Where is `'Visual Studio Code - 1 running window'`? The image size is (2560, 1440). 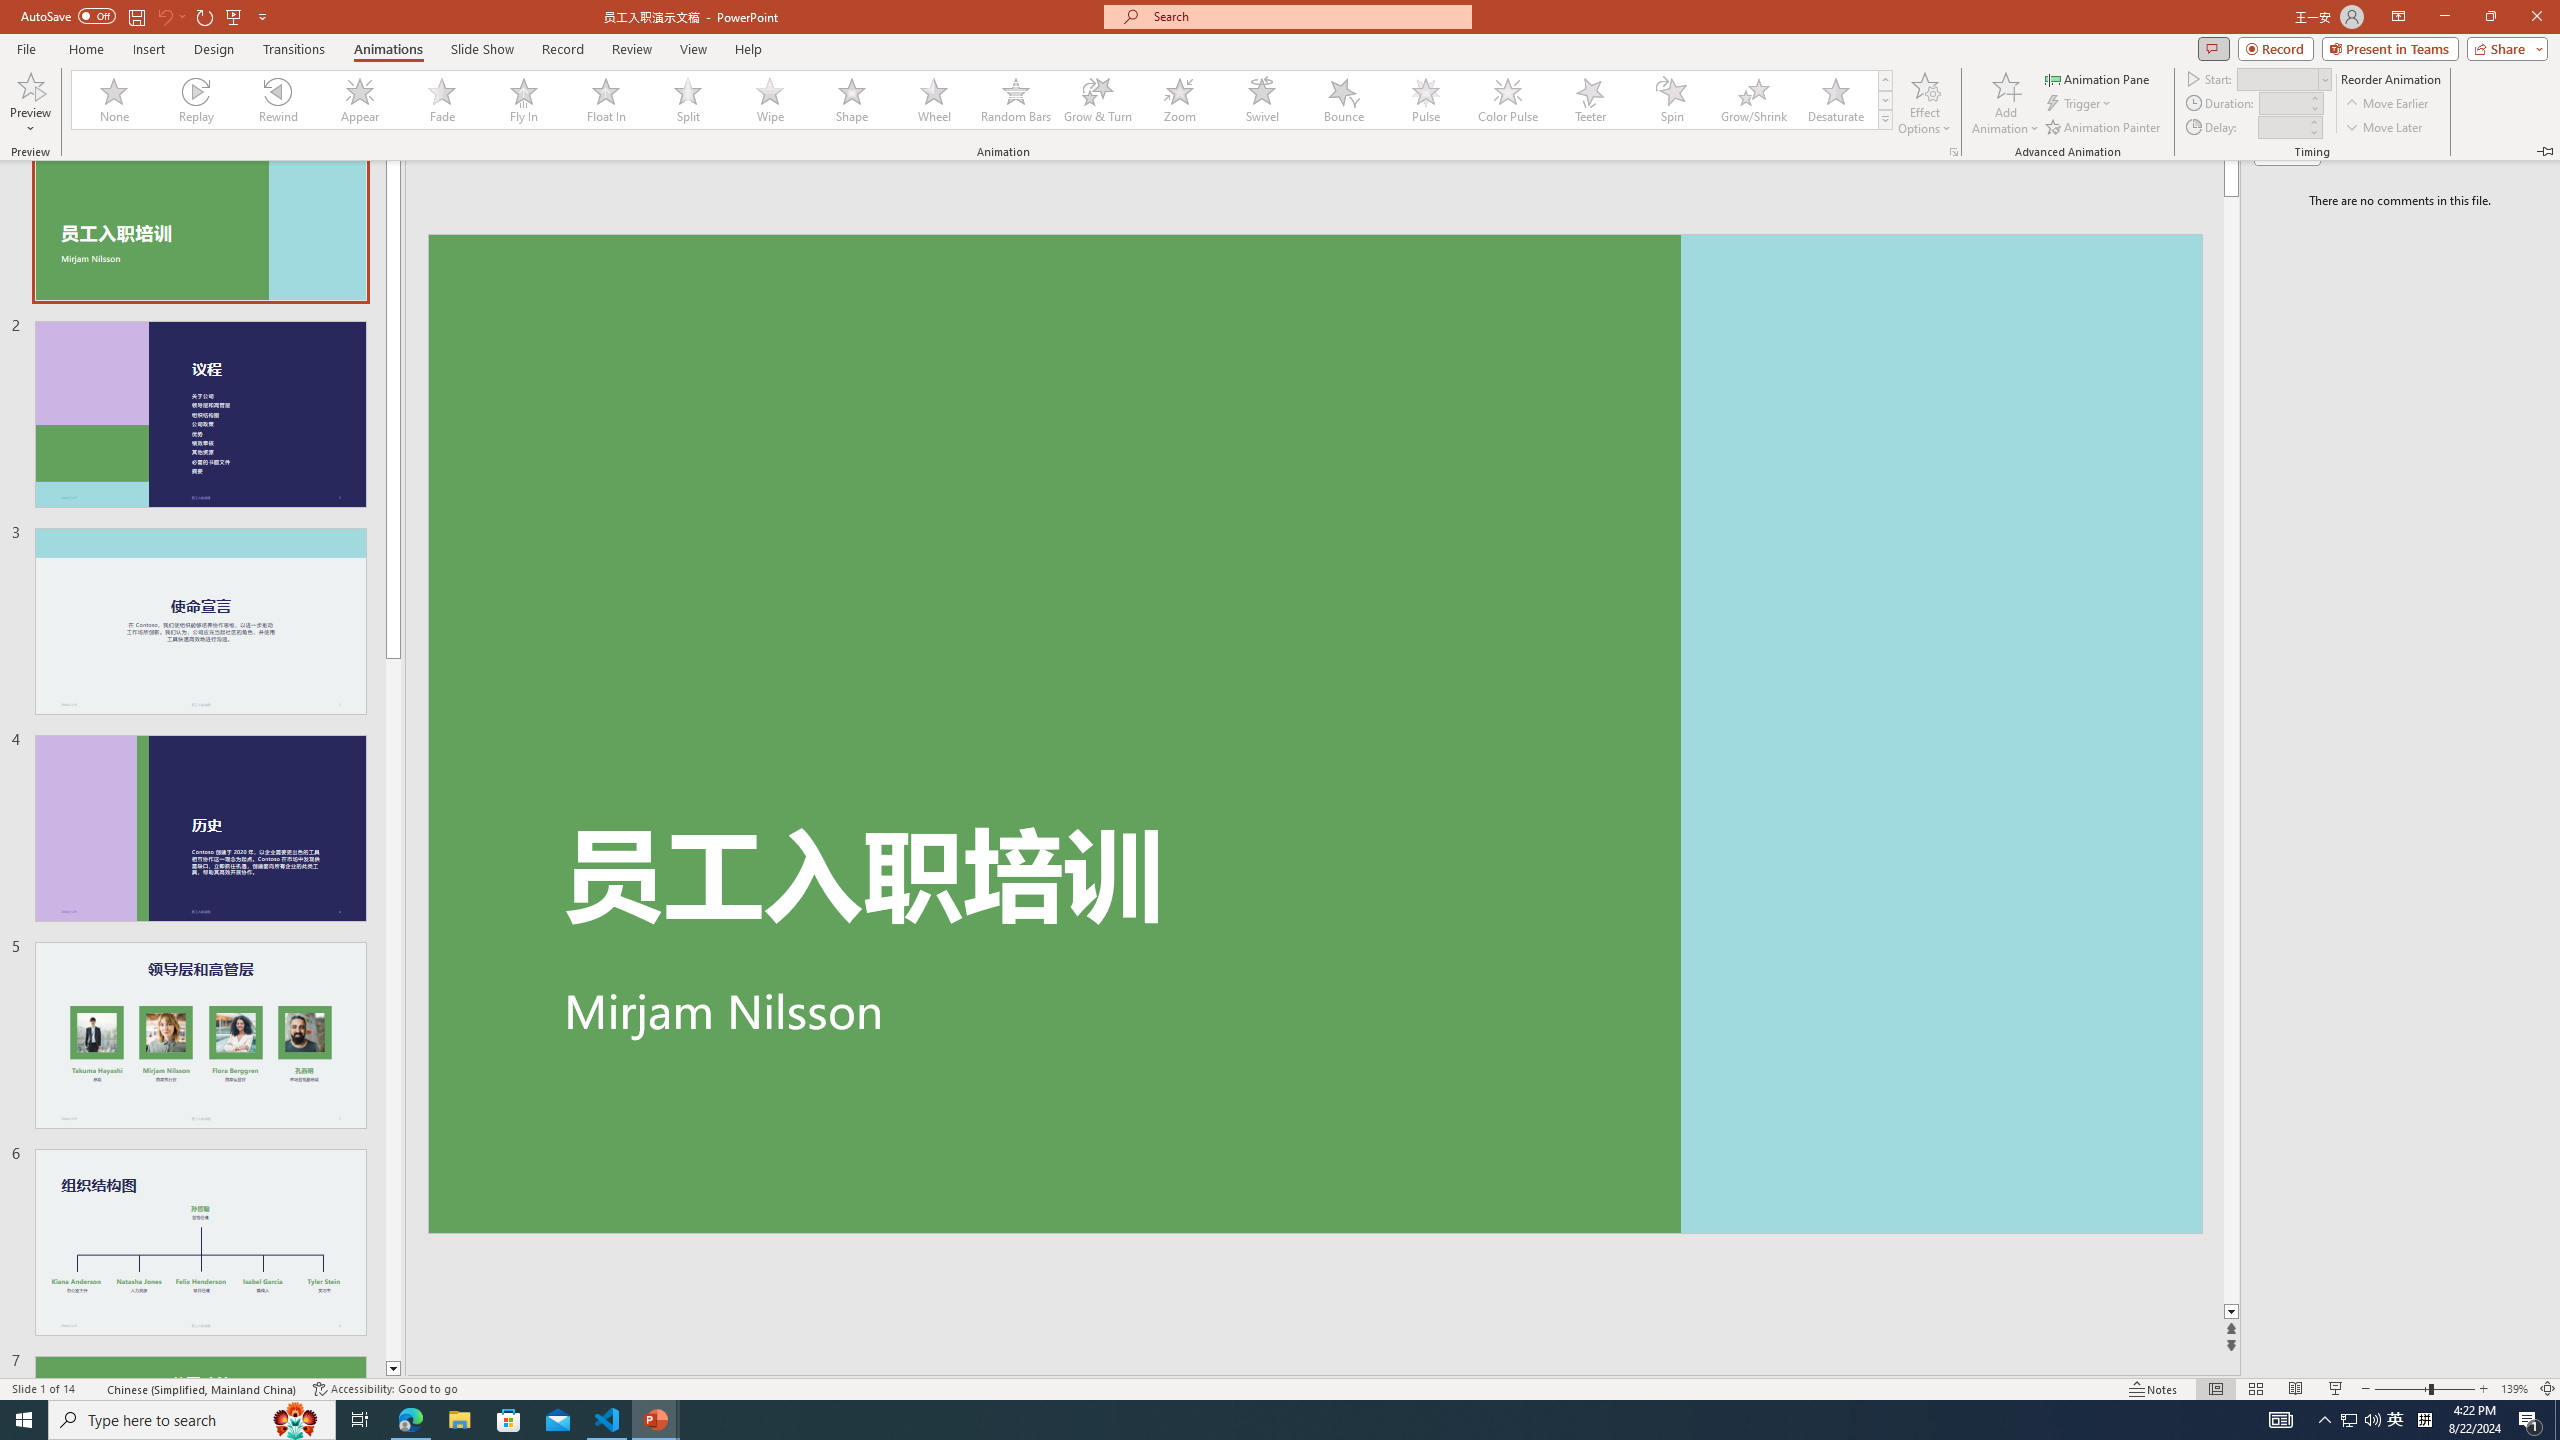
'Visual Studio Code - 1 running window' is located at coordinates (607, 1418).